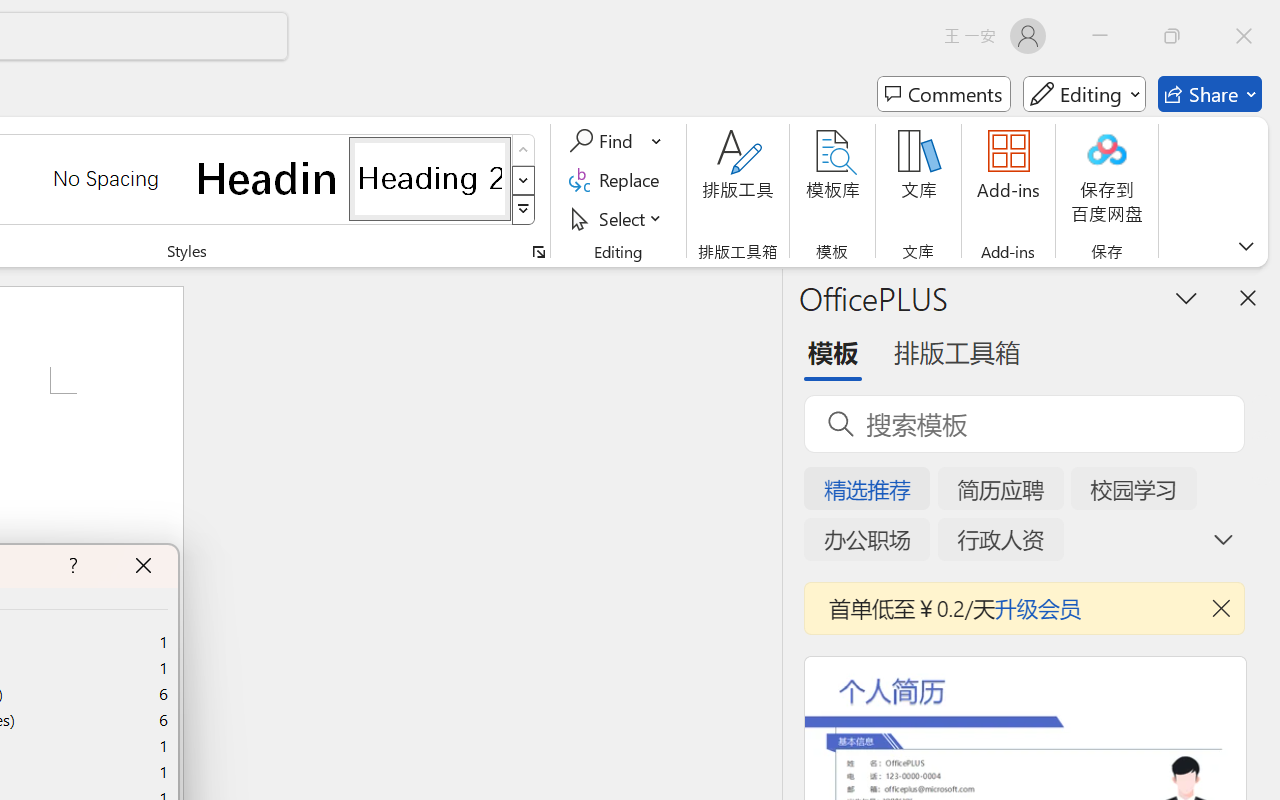 The width and height of the screenshot is (1280, 800). What do you see at coordinates (523, 179) in the screenshot?
I see `'Row Down'` at bounding box center [523, 179].